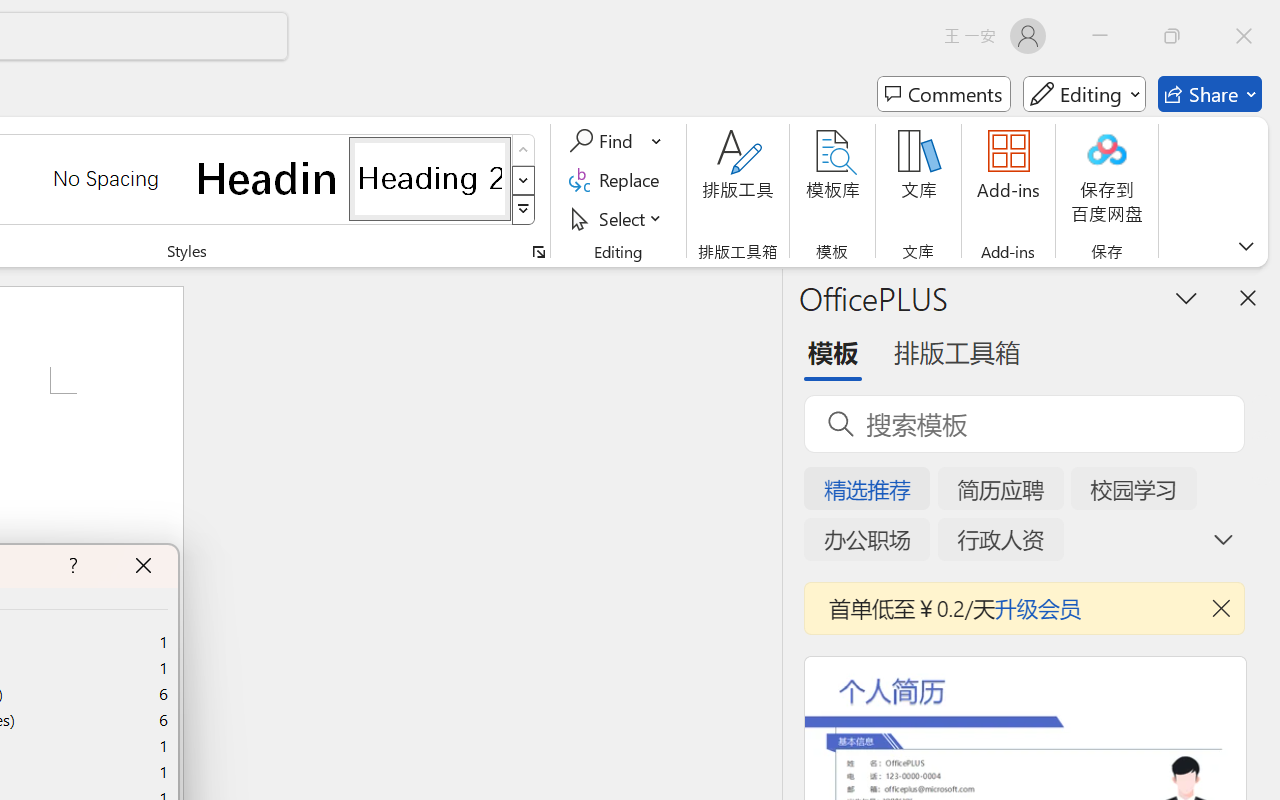 The width and height of the screenshot is (1280, 800). What do you see at coordinates (523, 179) in the screenshot?
I see `'Row Down'` at bounding box center [523, 179].